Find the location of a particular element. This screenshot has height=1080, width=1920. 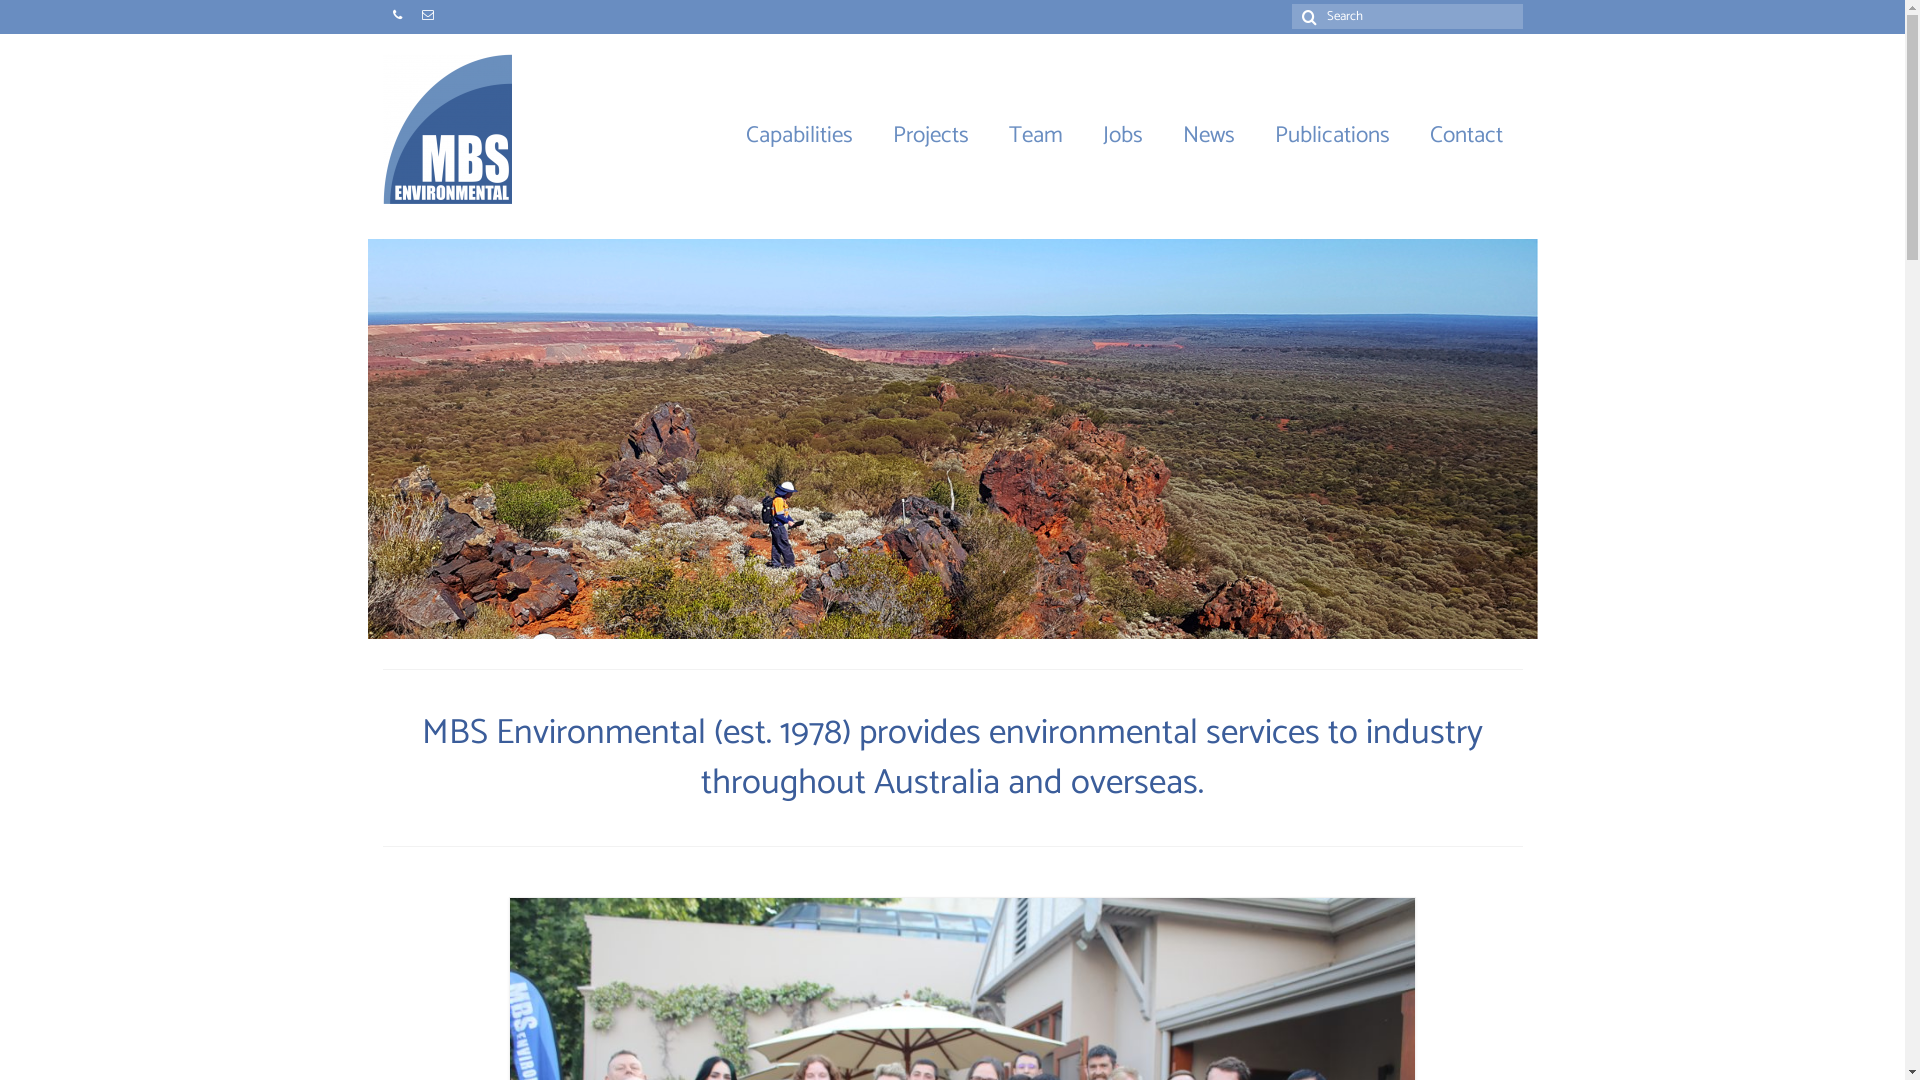

'Publications' is located at coordinates (1331, 135).